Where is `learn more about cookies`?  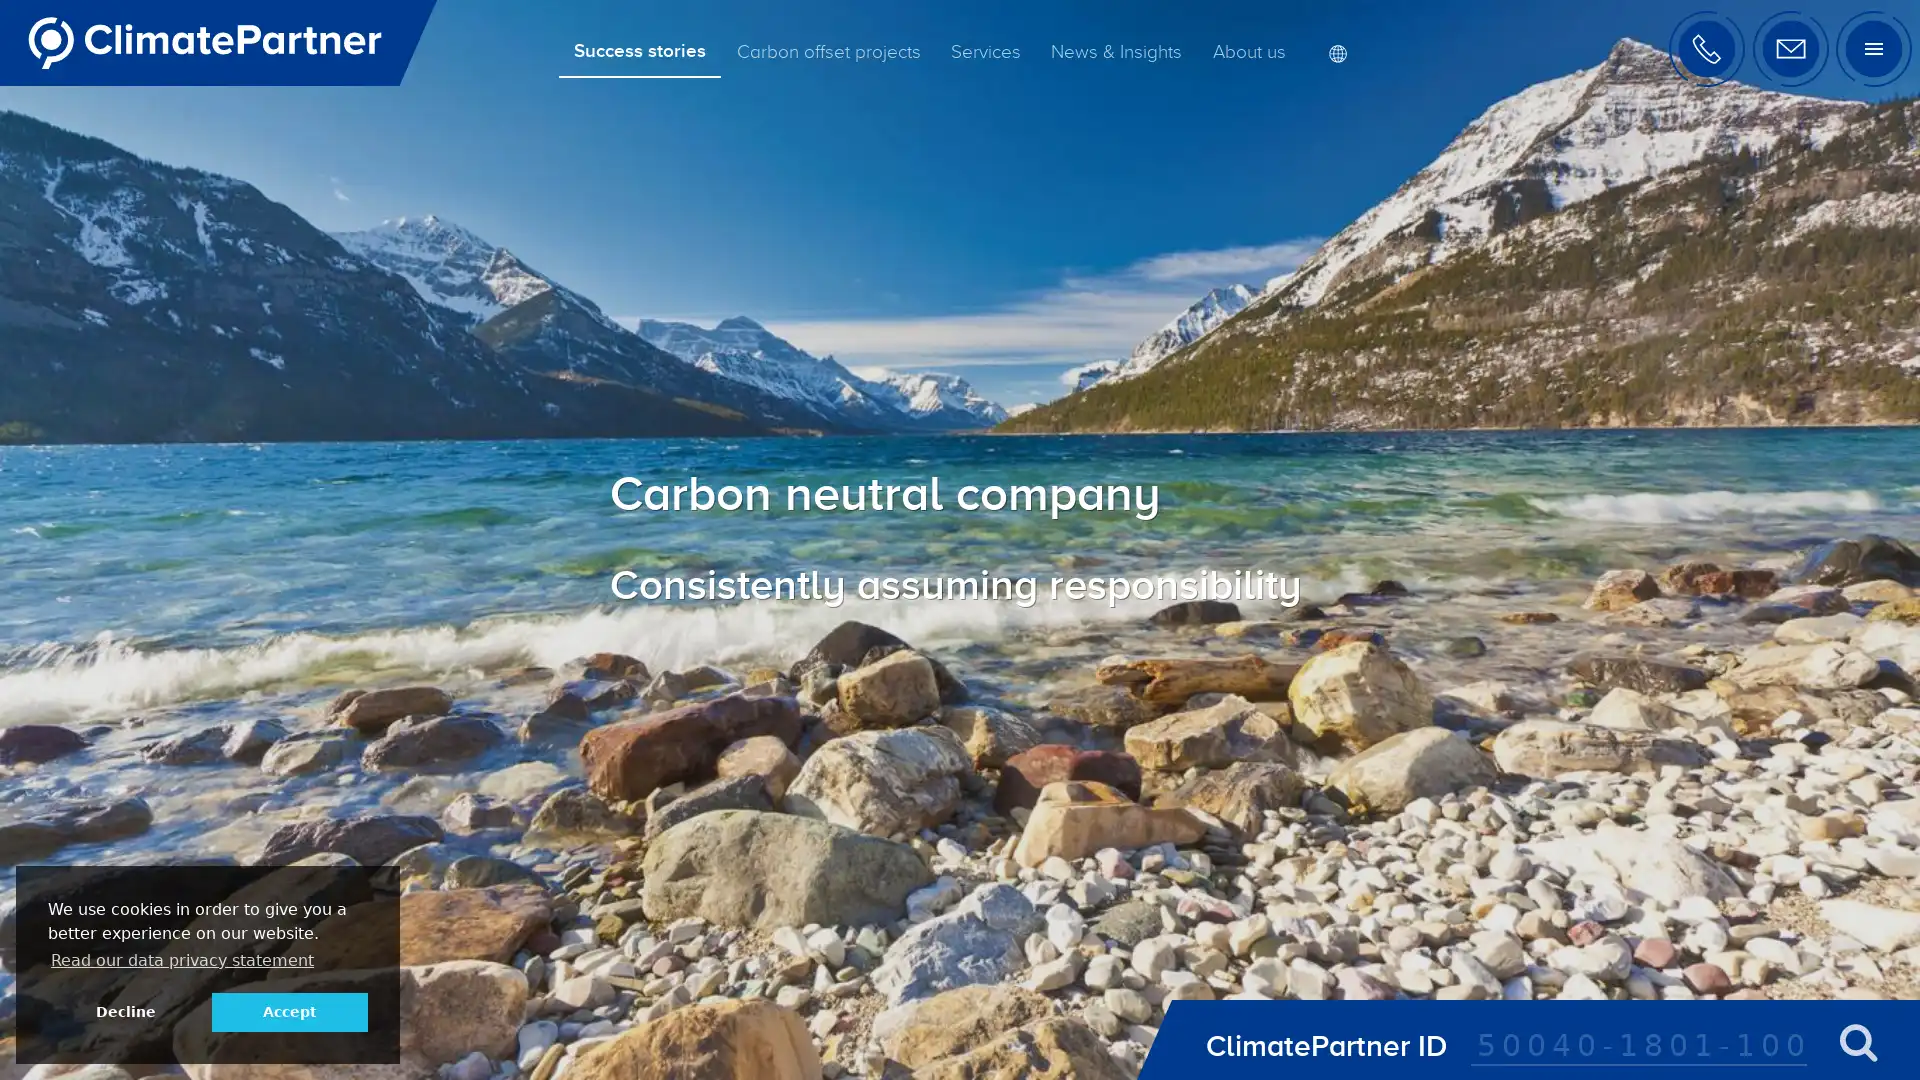 learn more about cookies is located at coordinates (182, 959).